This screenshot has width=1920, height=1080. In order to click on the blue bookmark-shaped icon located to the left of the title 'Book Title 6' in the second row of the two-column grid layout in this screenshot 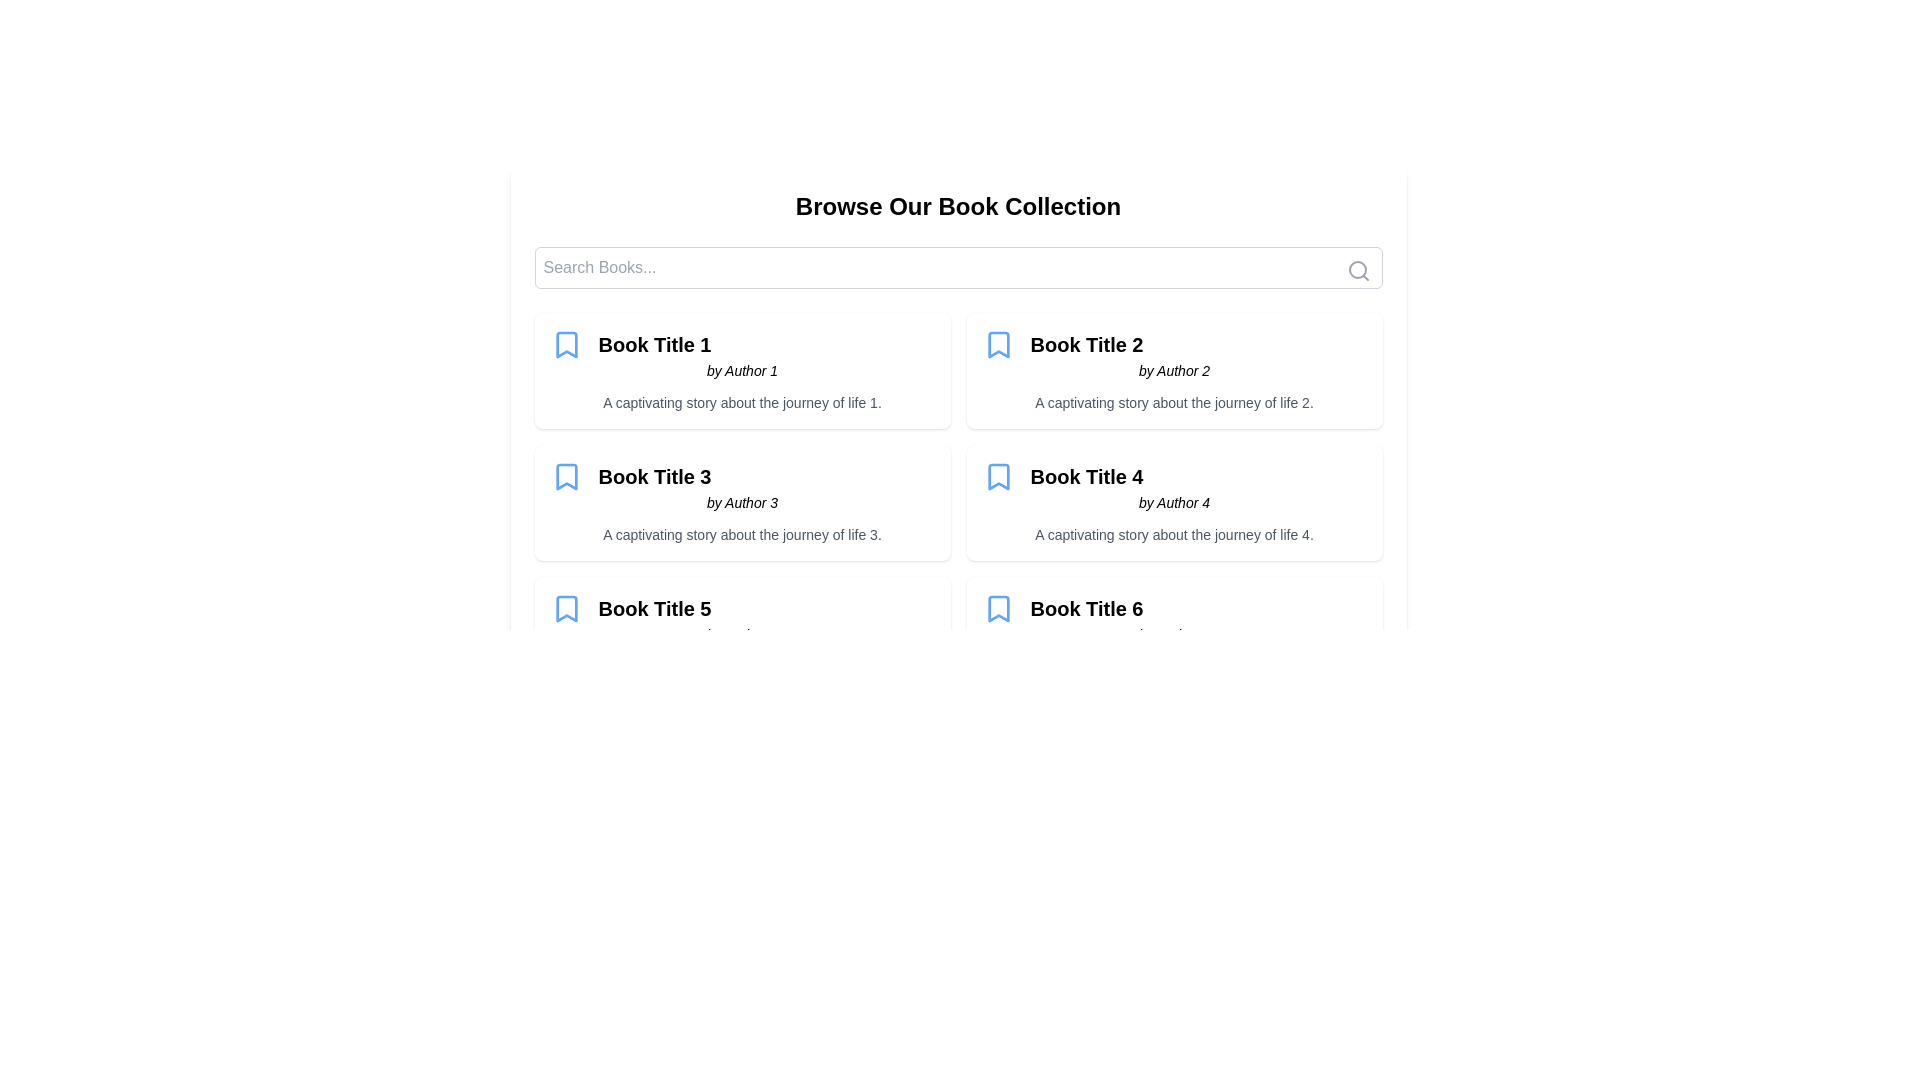, I will do `click(998, 608)`.